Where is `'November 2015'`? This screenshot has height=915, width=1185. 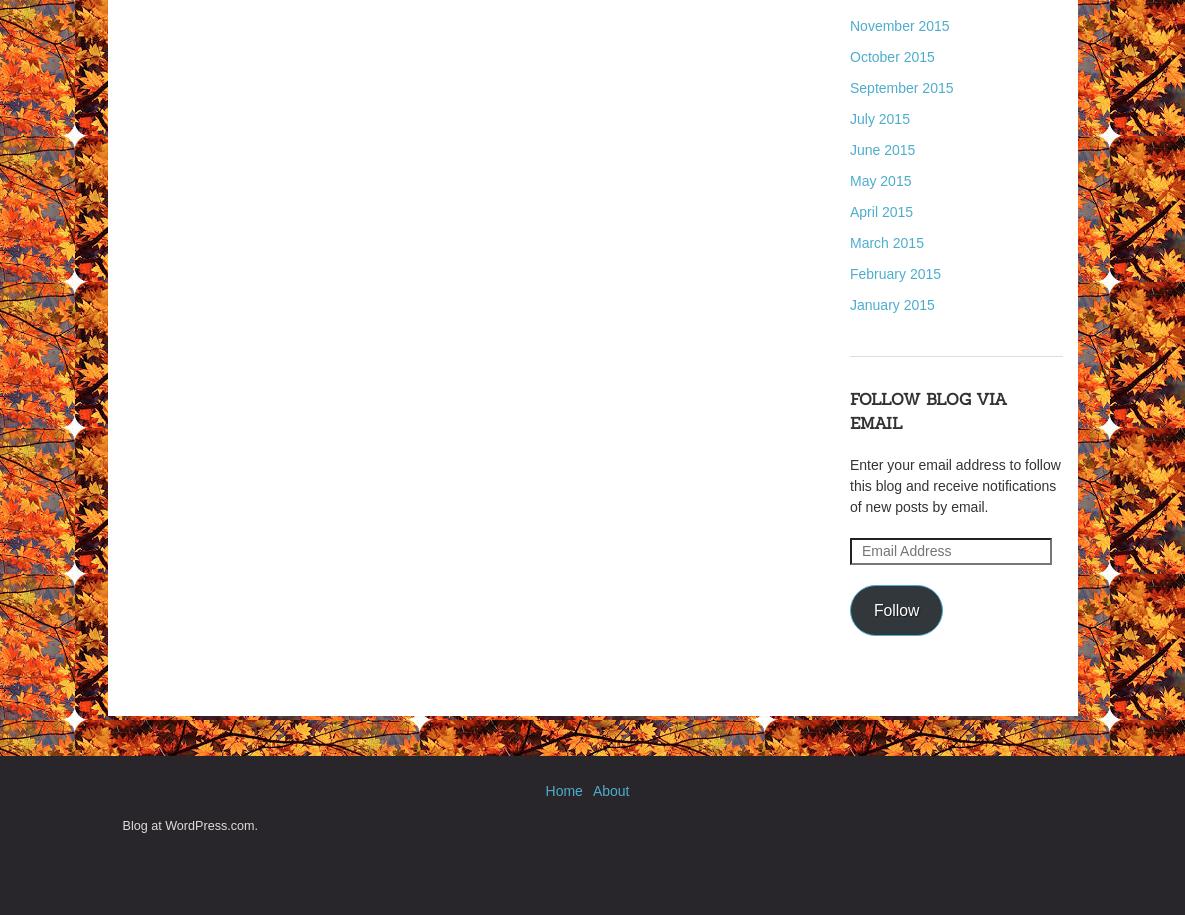
'November 2015' is located at coordinates (899, 25).